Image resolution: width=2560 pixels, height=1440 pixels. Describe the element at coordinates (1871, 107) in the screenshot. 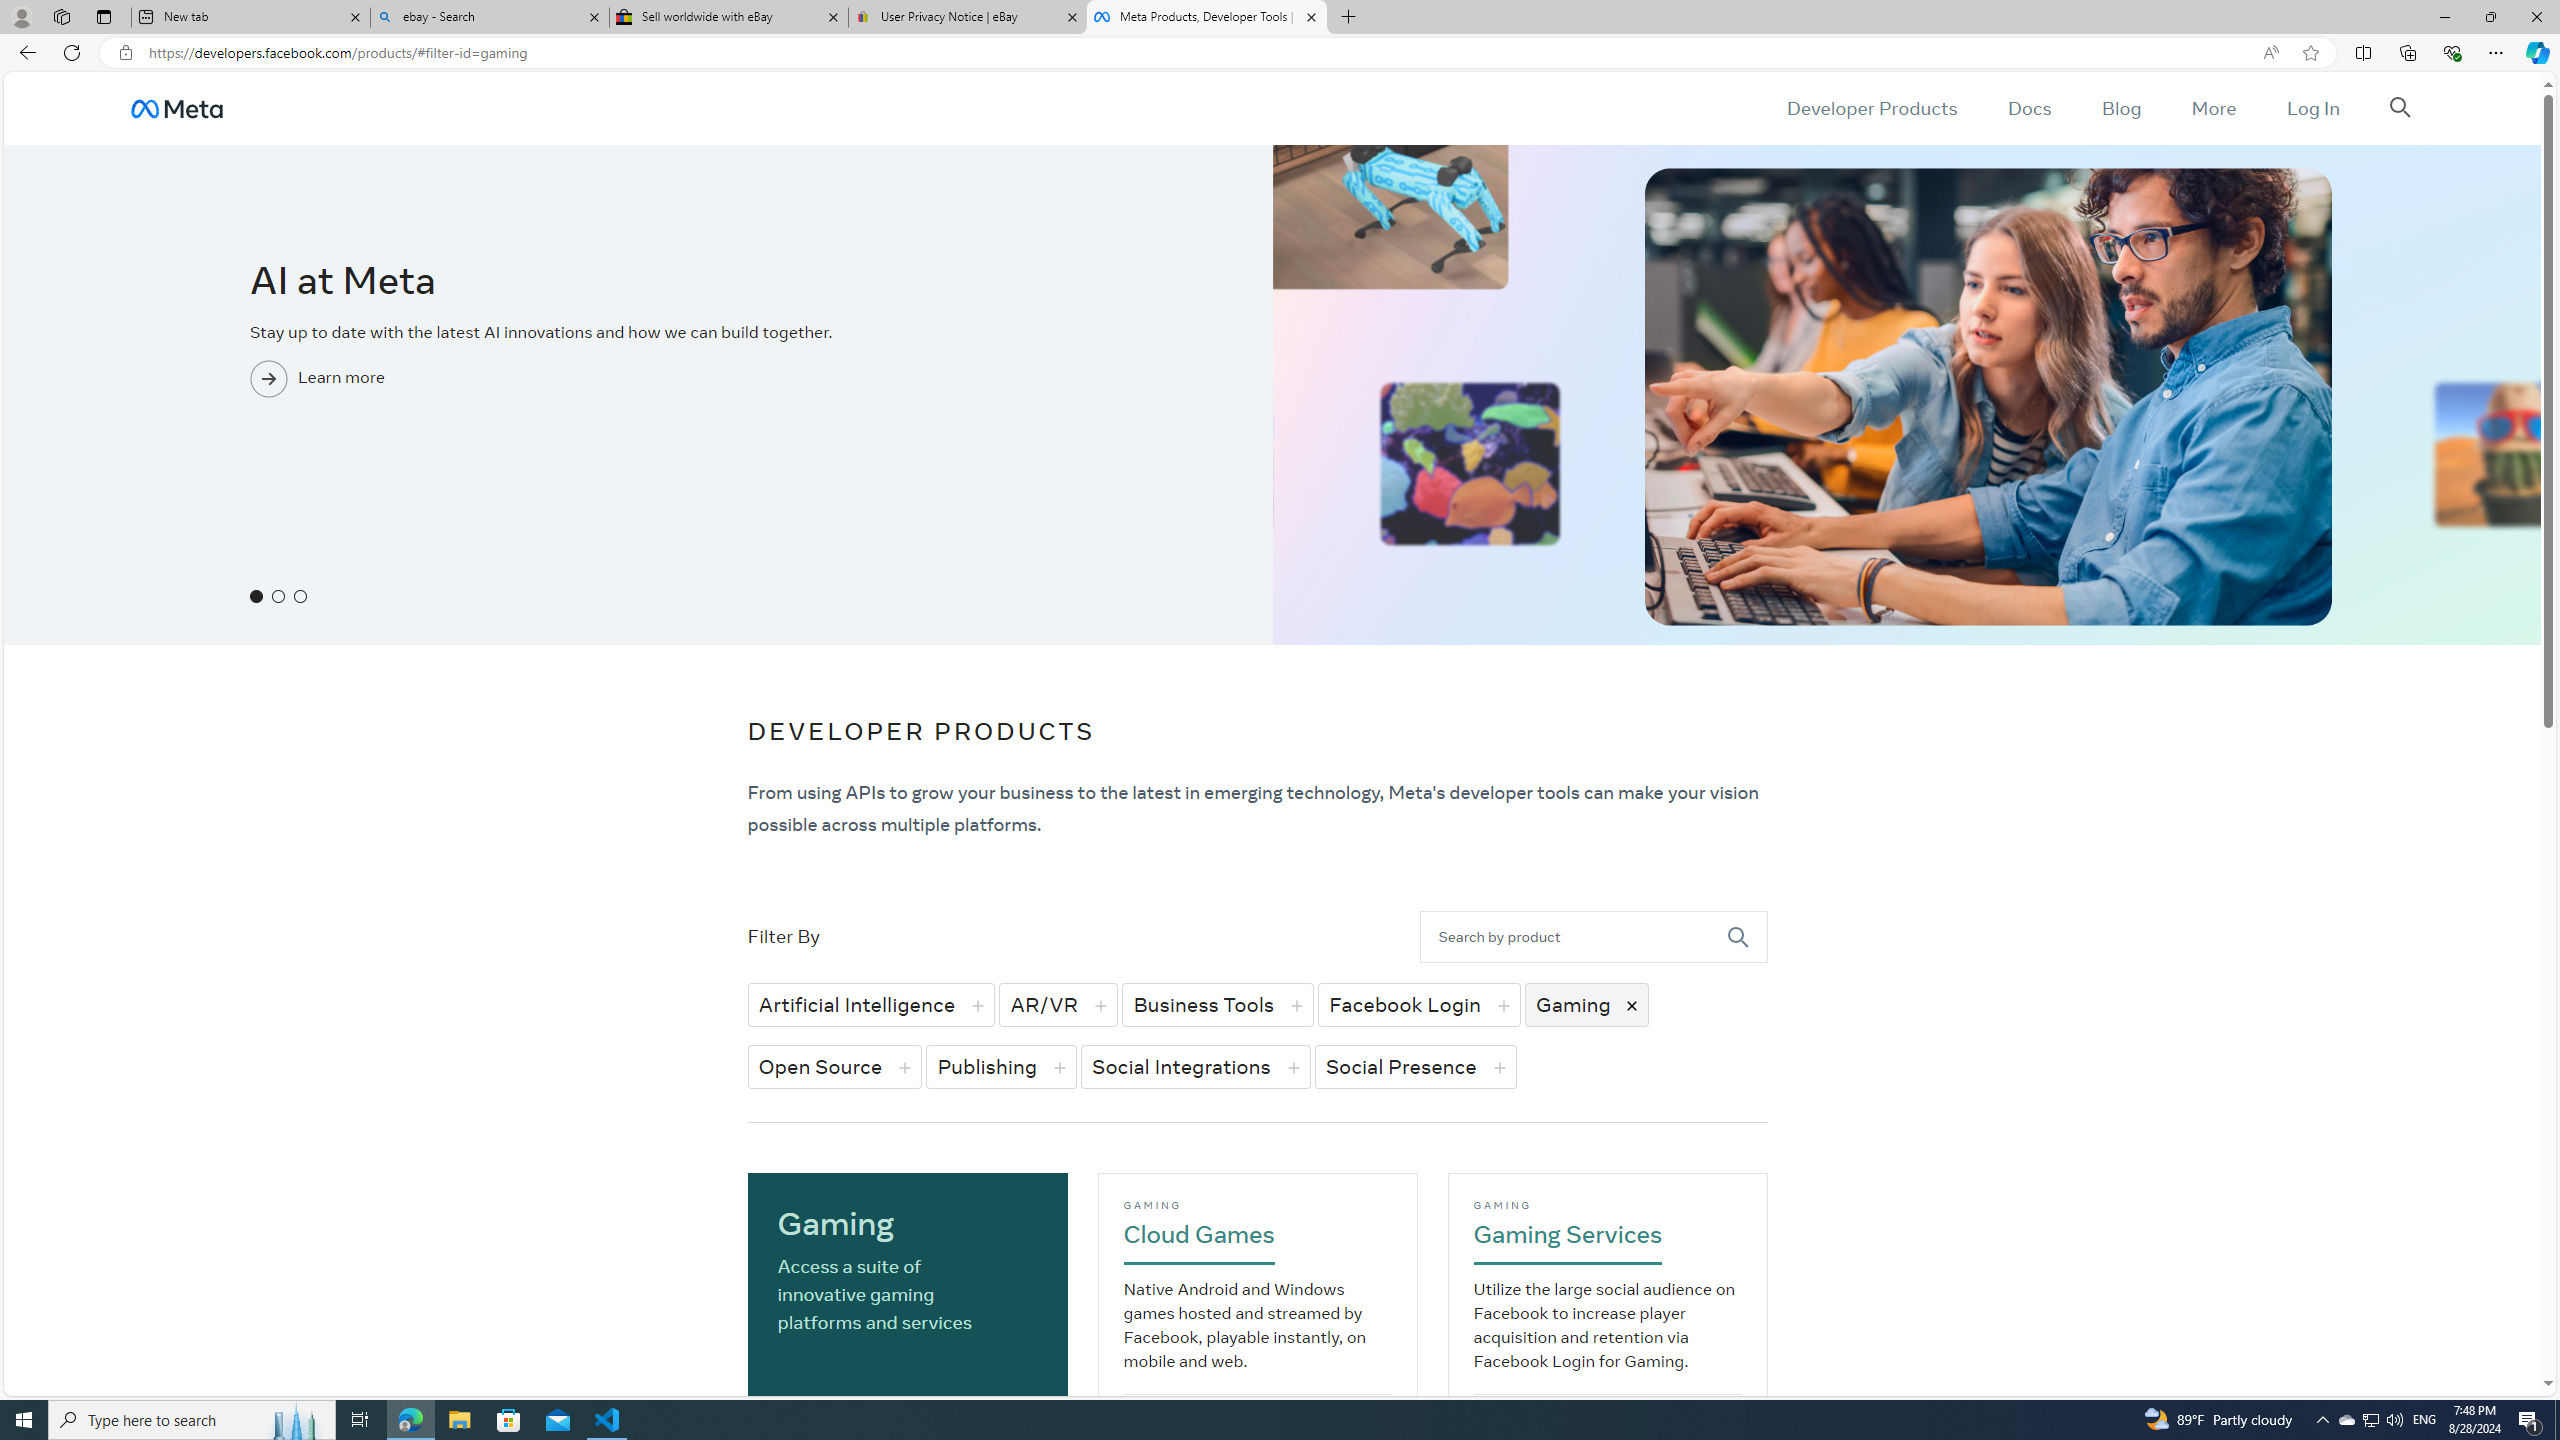

I see `'Developer Products'` at that location.